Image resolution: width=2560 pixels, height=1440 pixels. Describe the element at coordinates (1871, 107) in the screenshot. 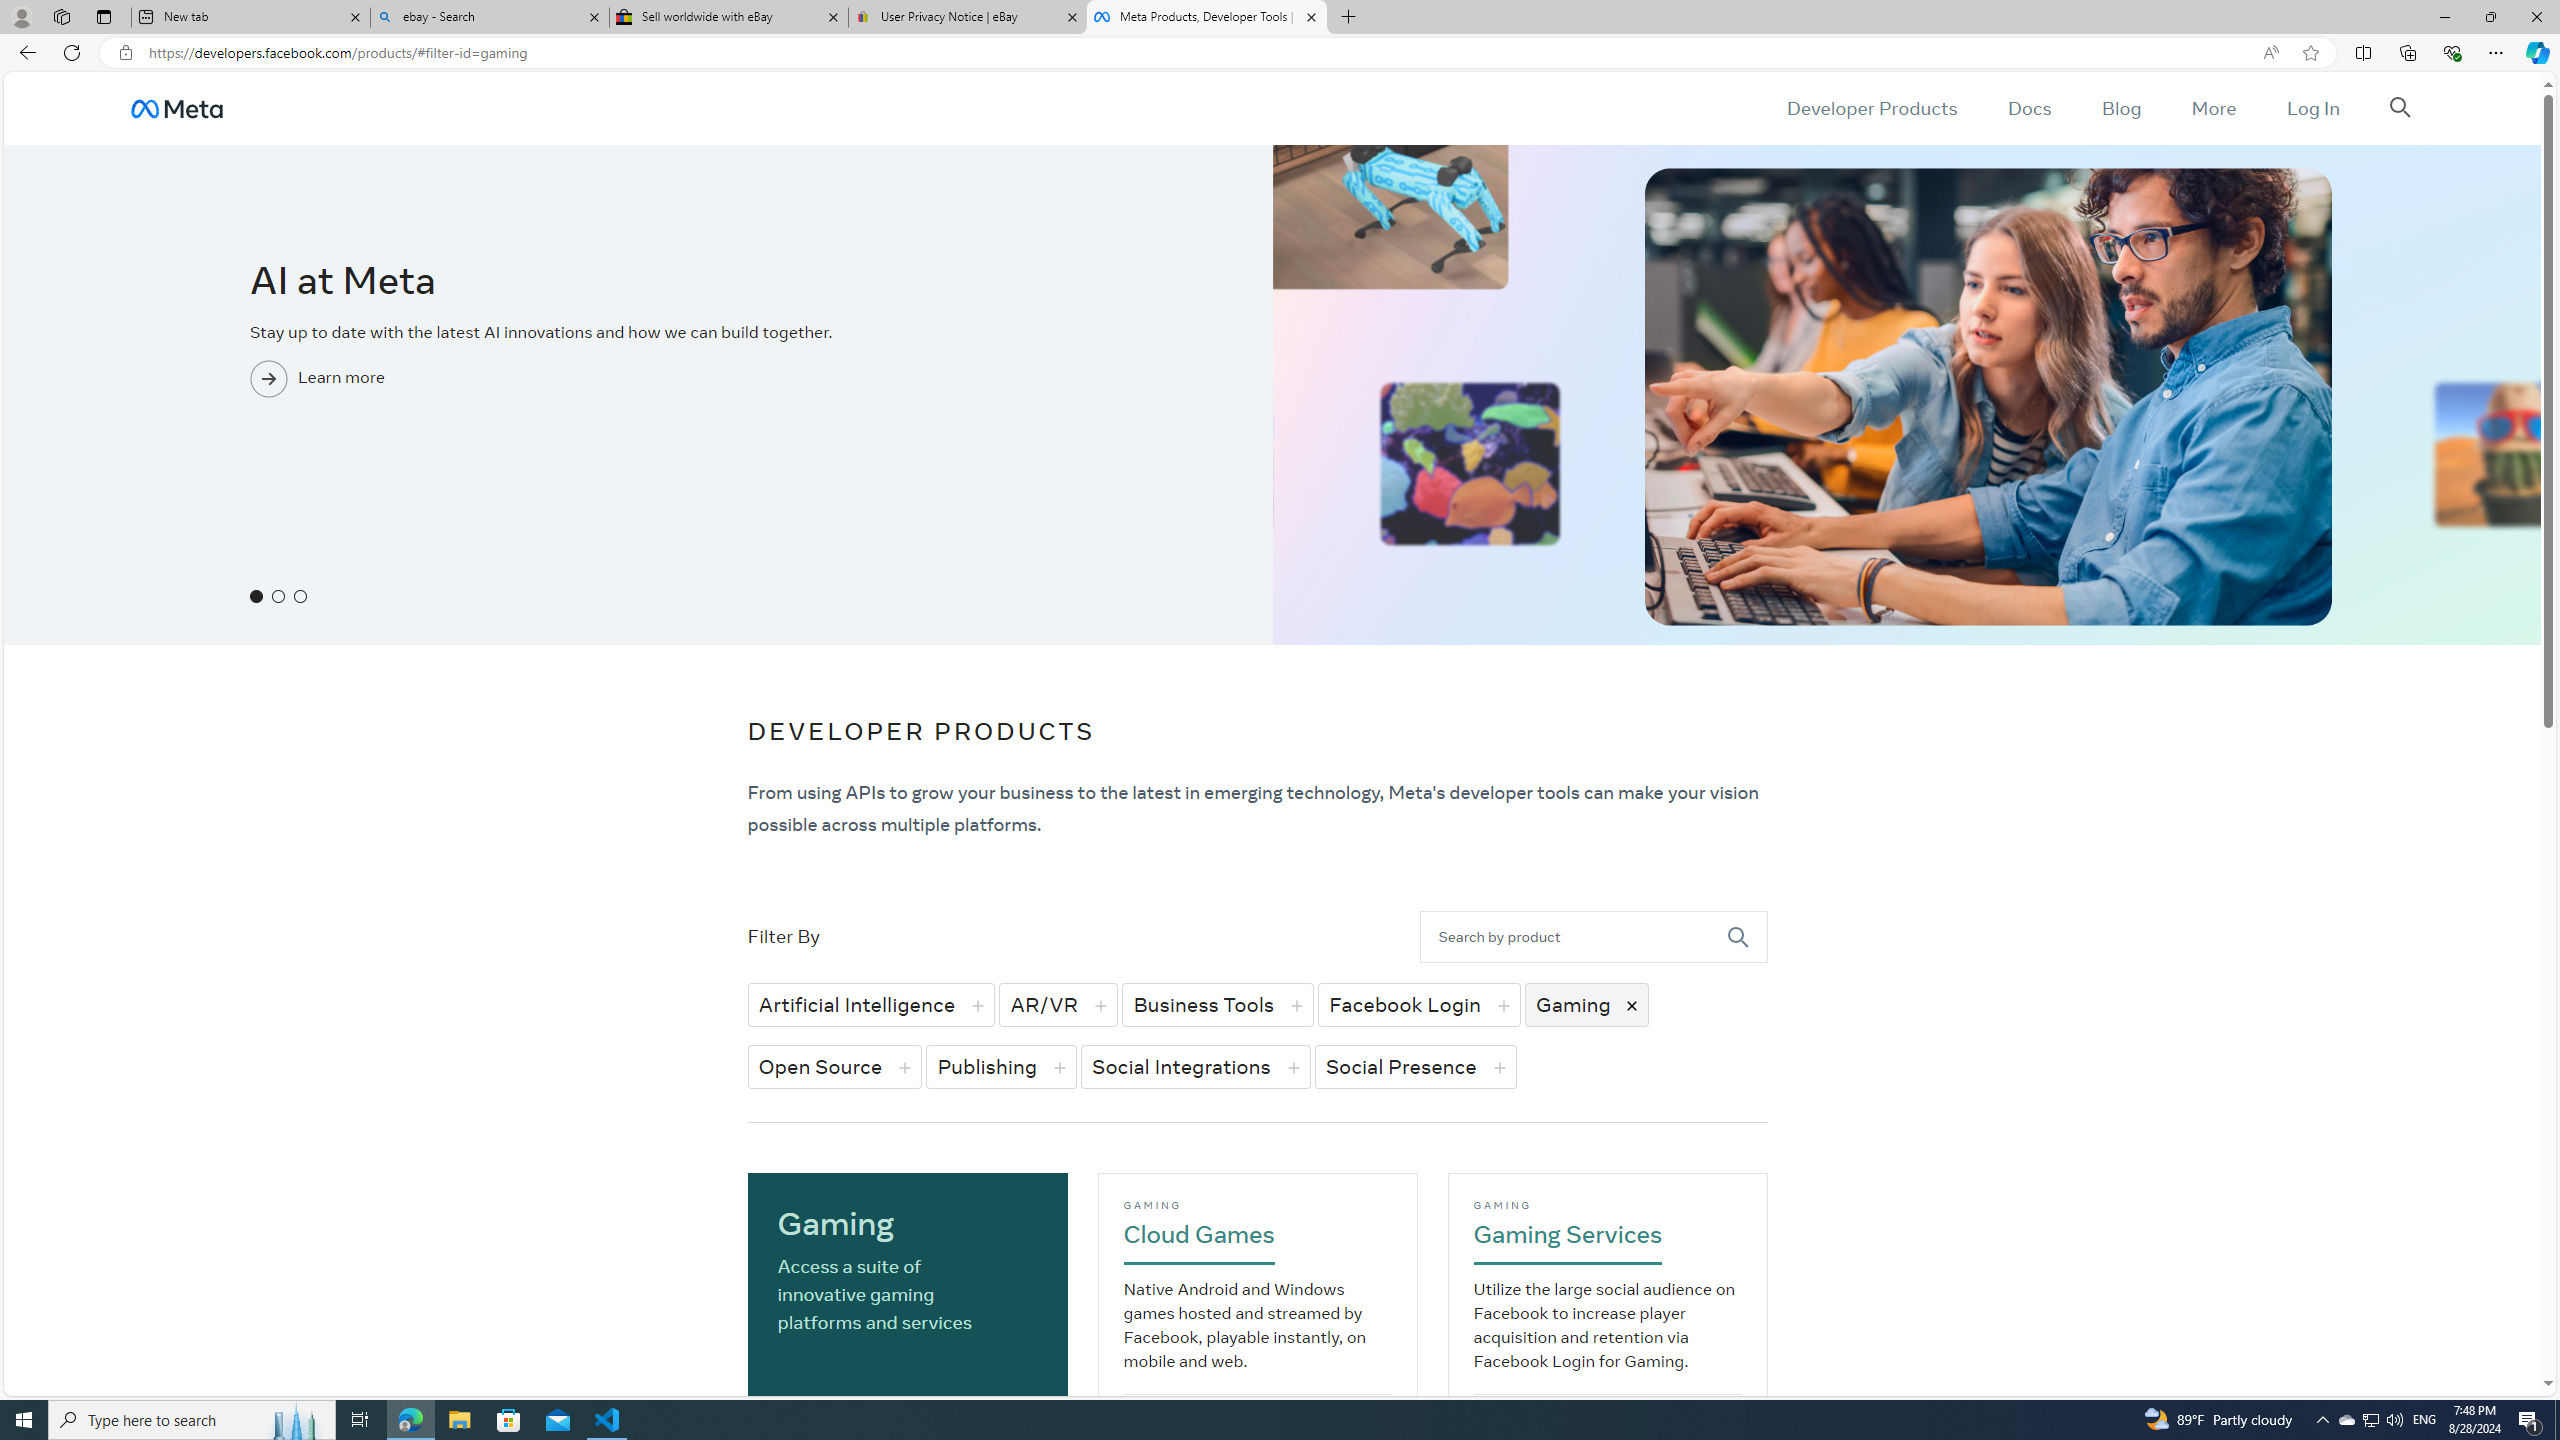

I see `'Developer Products'` at that location.